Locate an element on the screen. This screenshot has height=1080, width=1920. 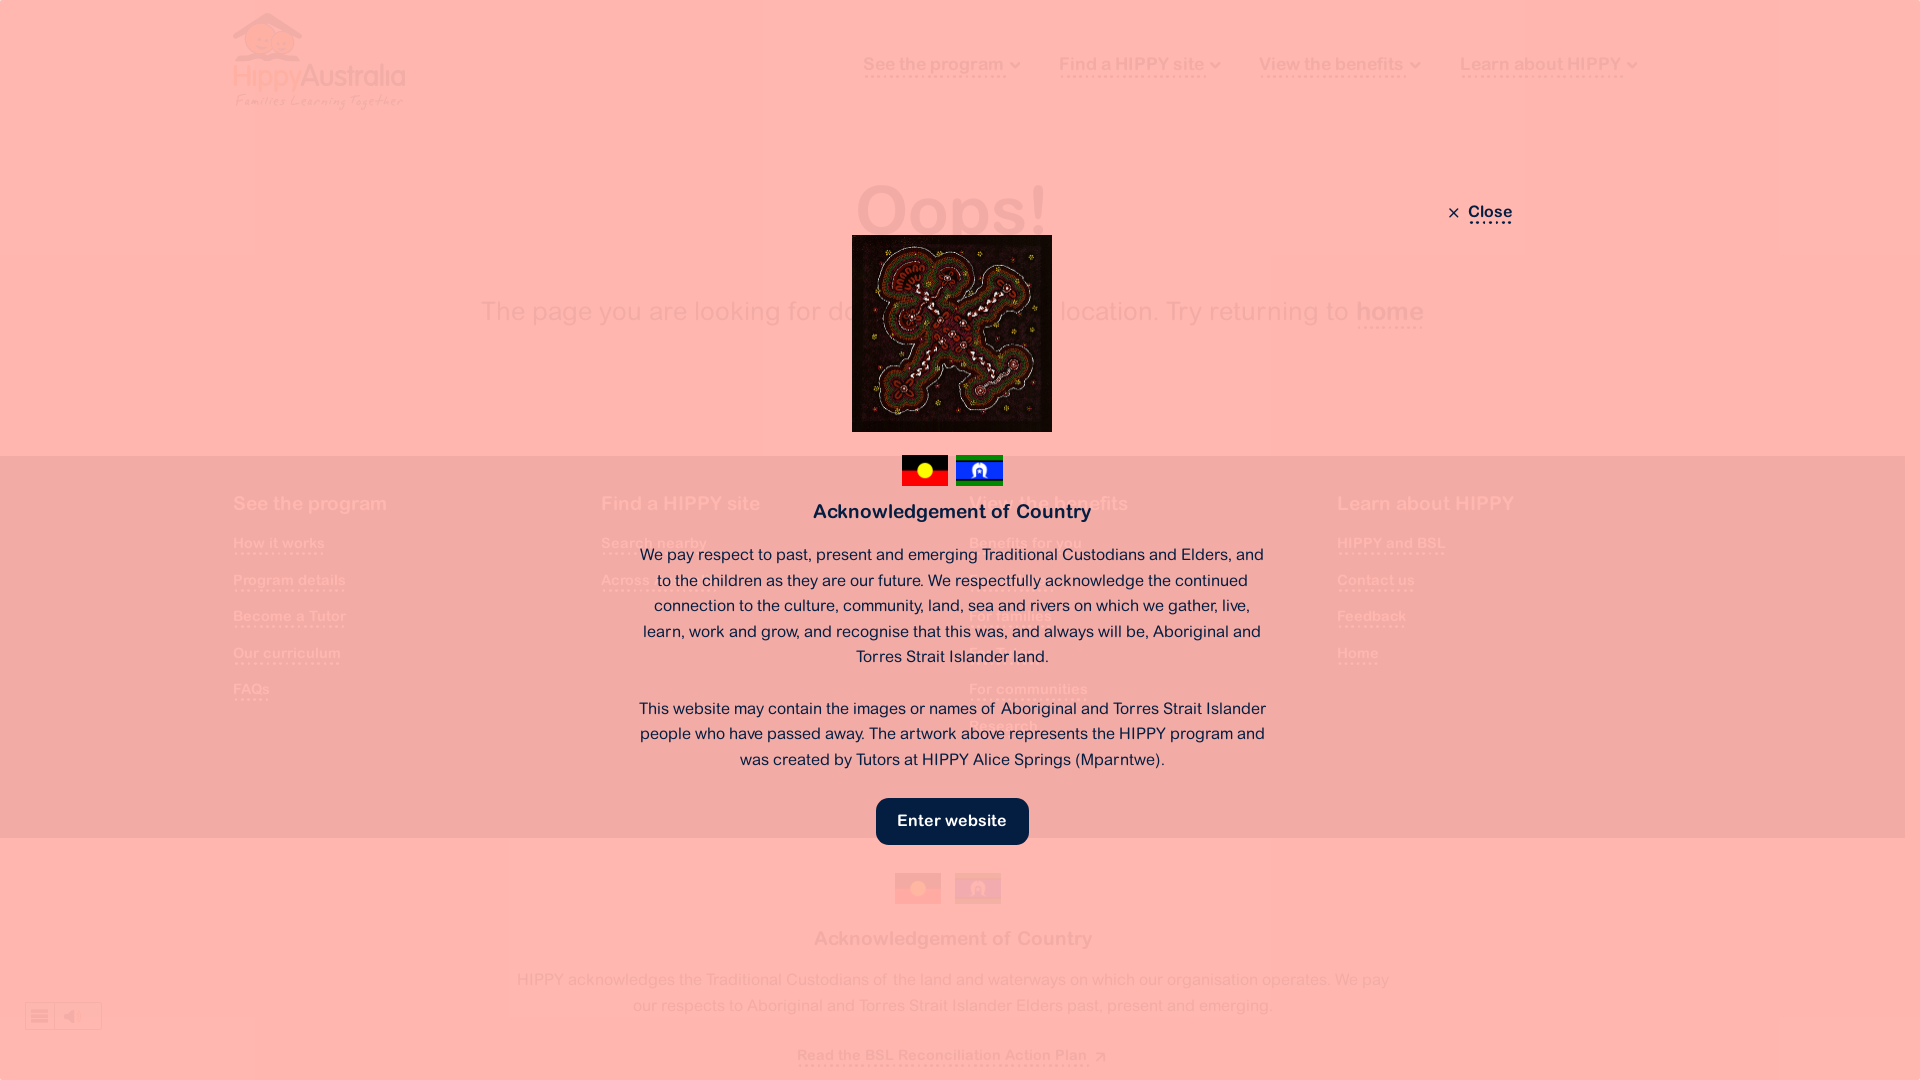
'HIPPY and BSL' is located at coordinates (1389, 543).